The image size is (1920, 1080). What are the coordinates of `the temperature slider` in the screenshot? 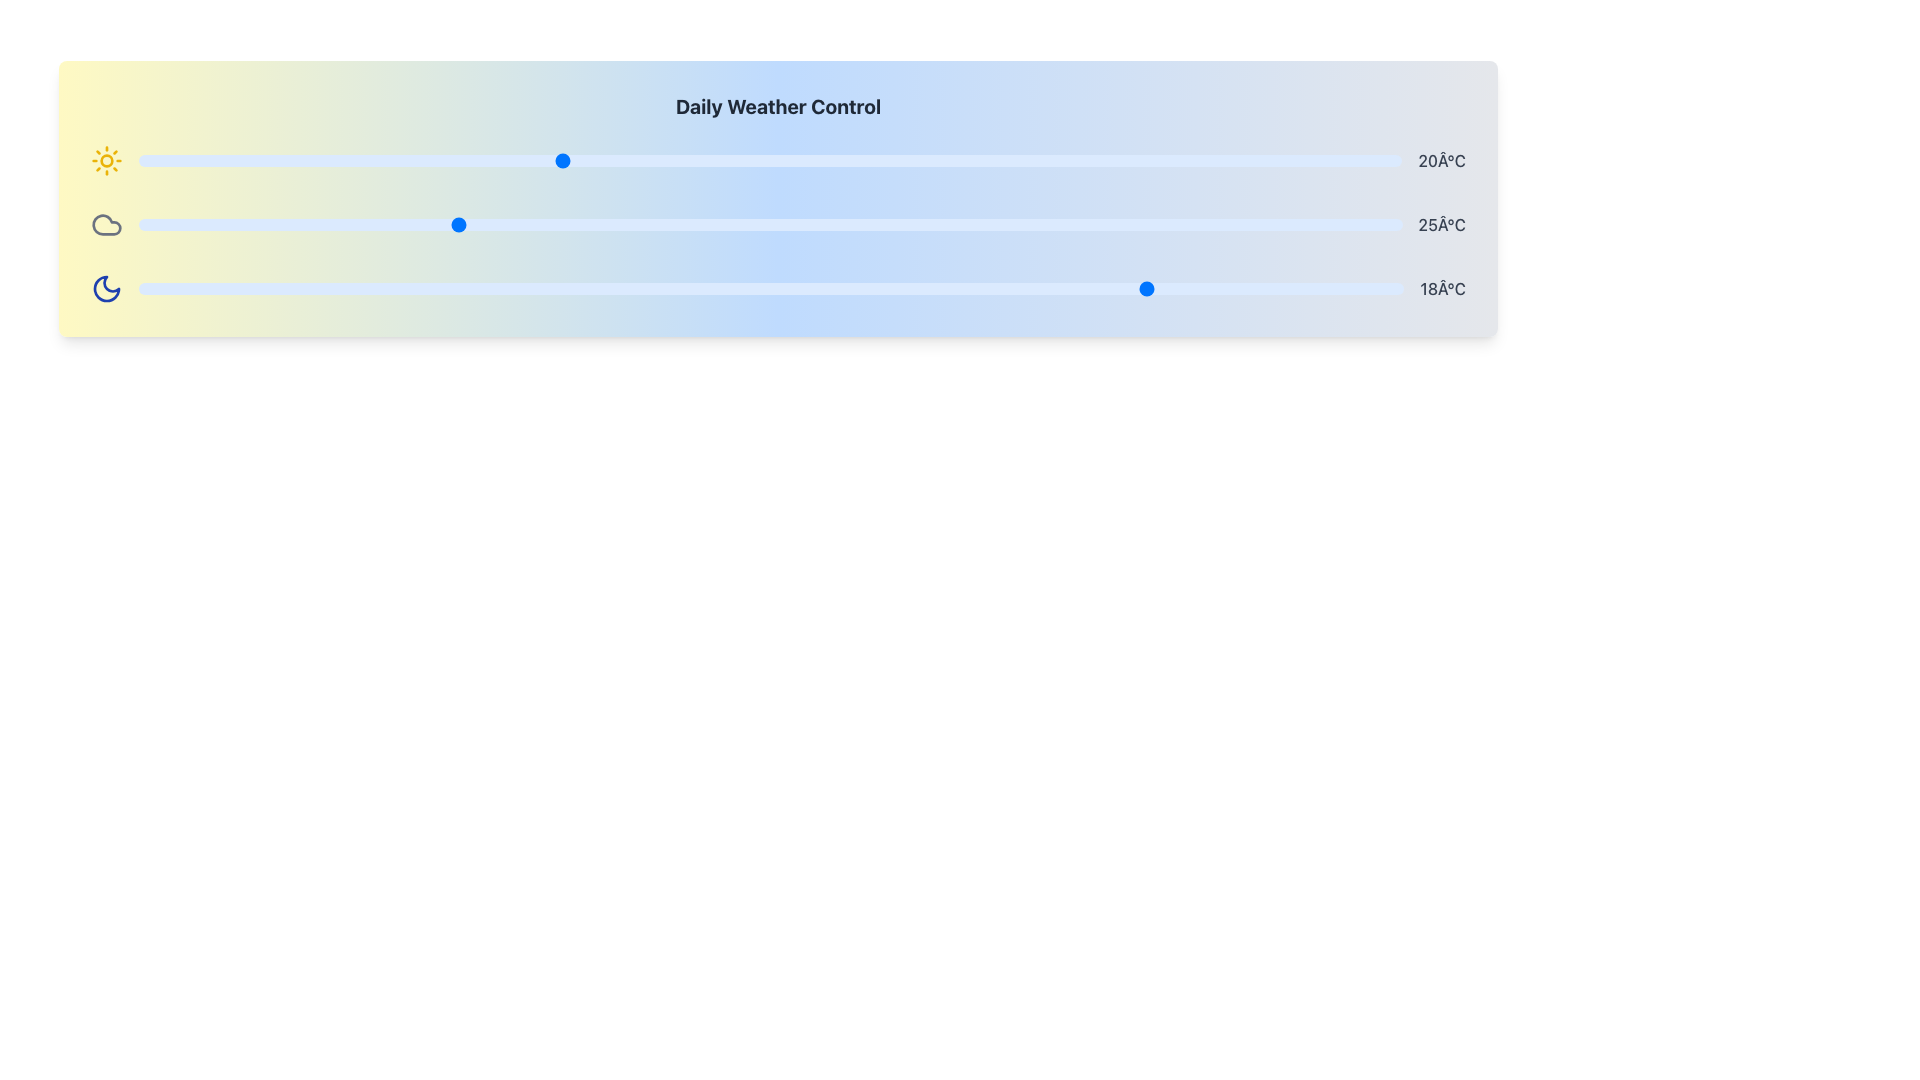 It's located at (392, 289).